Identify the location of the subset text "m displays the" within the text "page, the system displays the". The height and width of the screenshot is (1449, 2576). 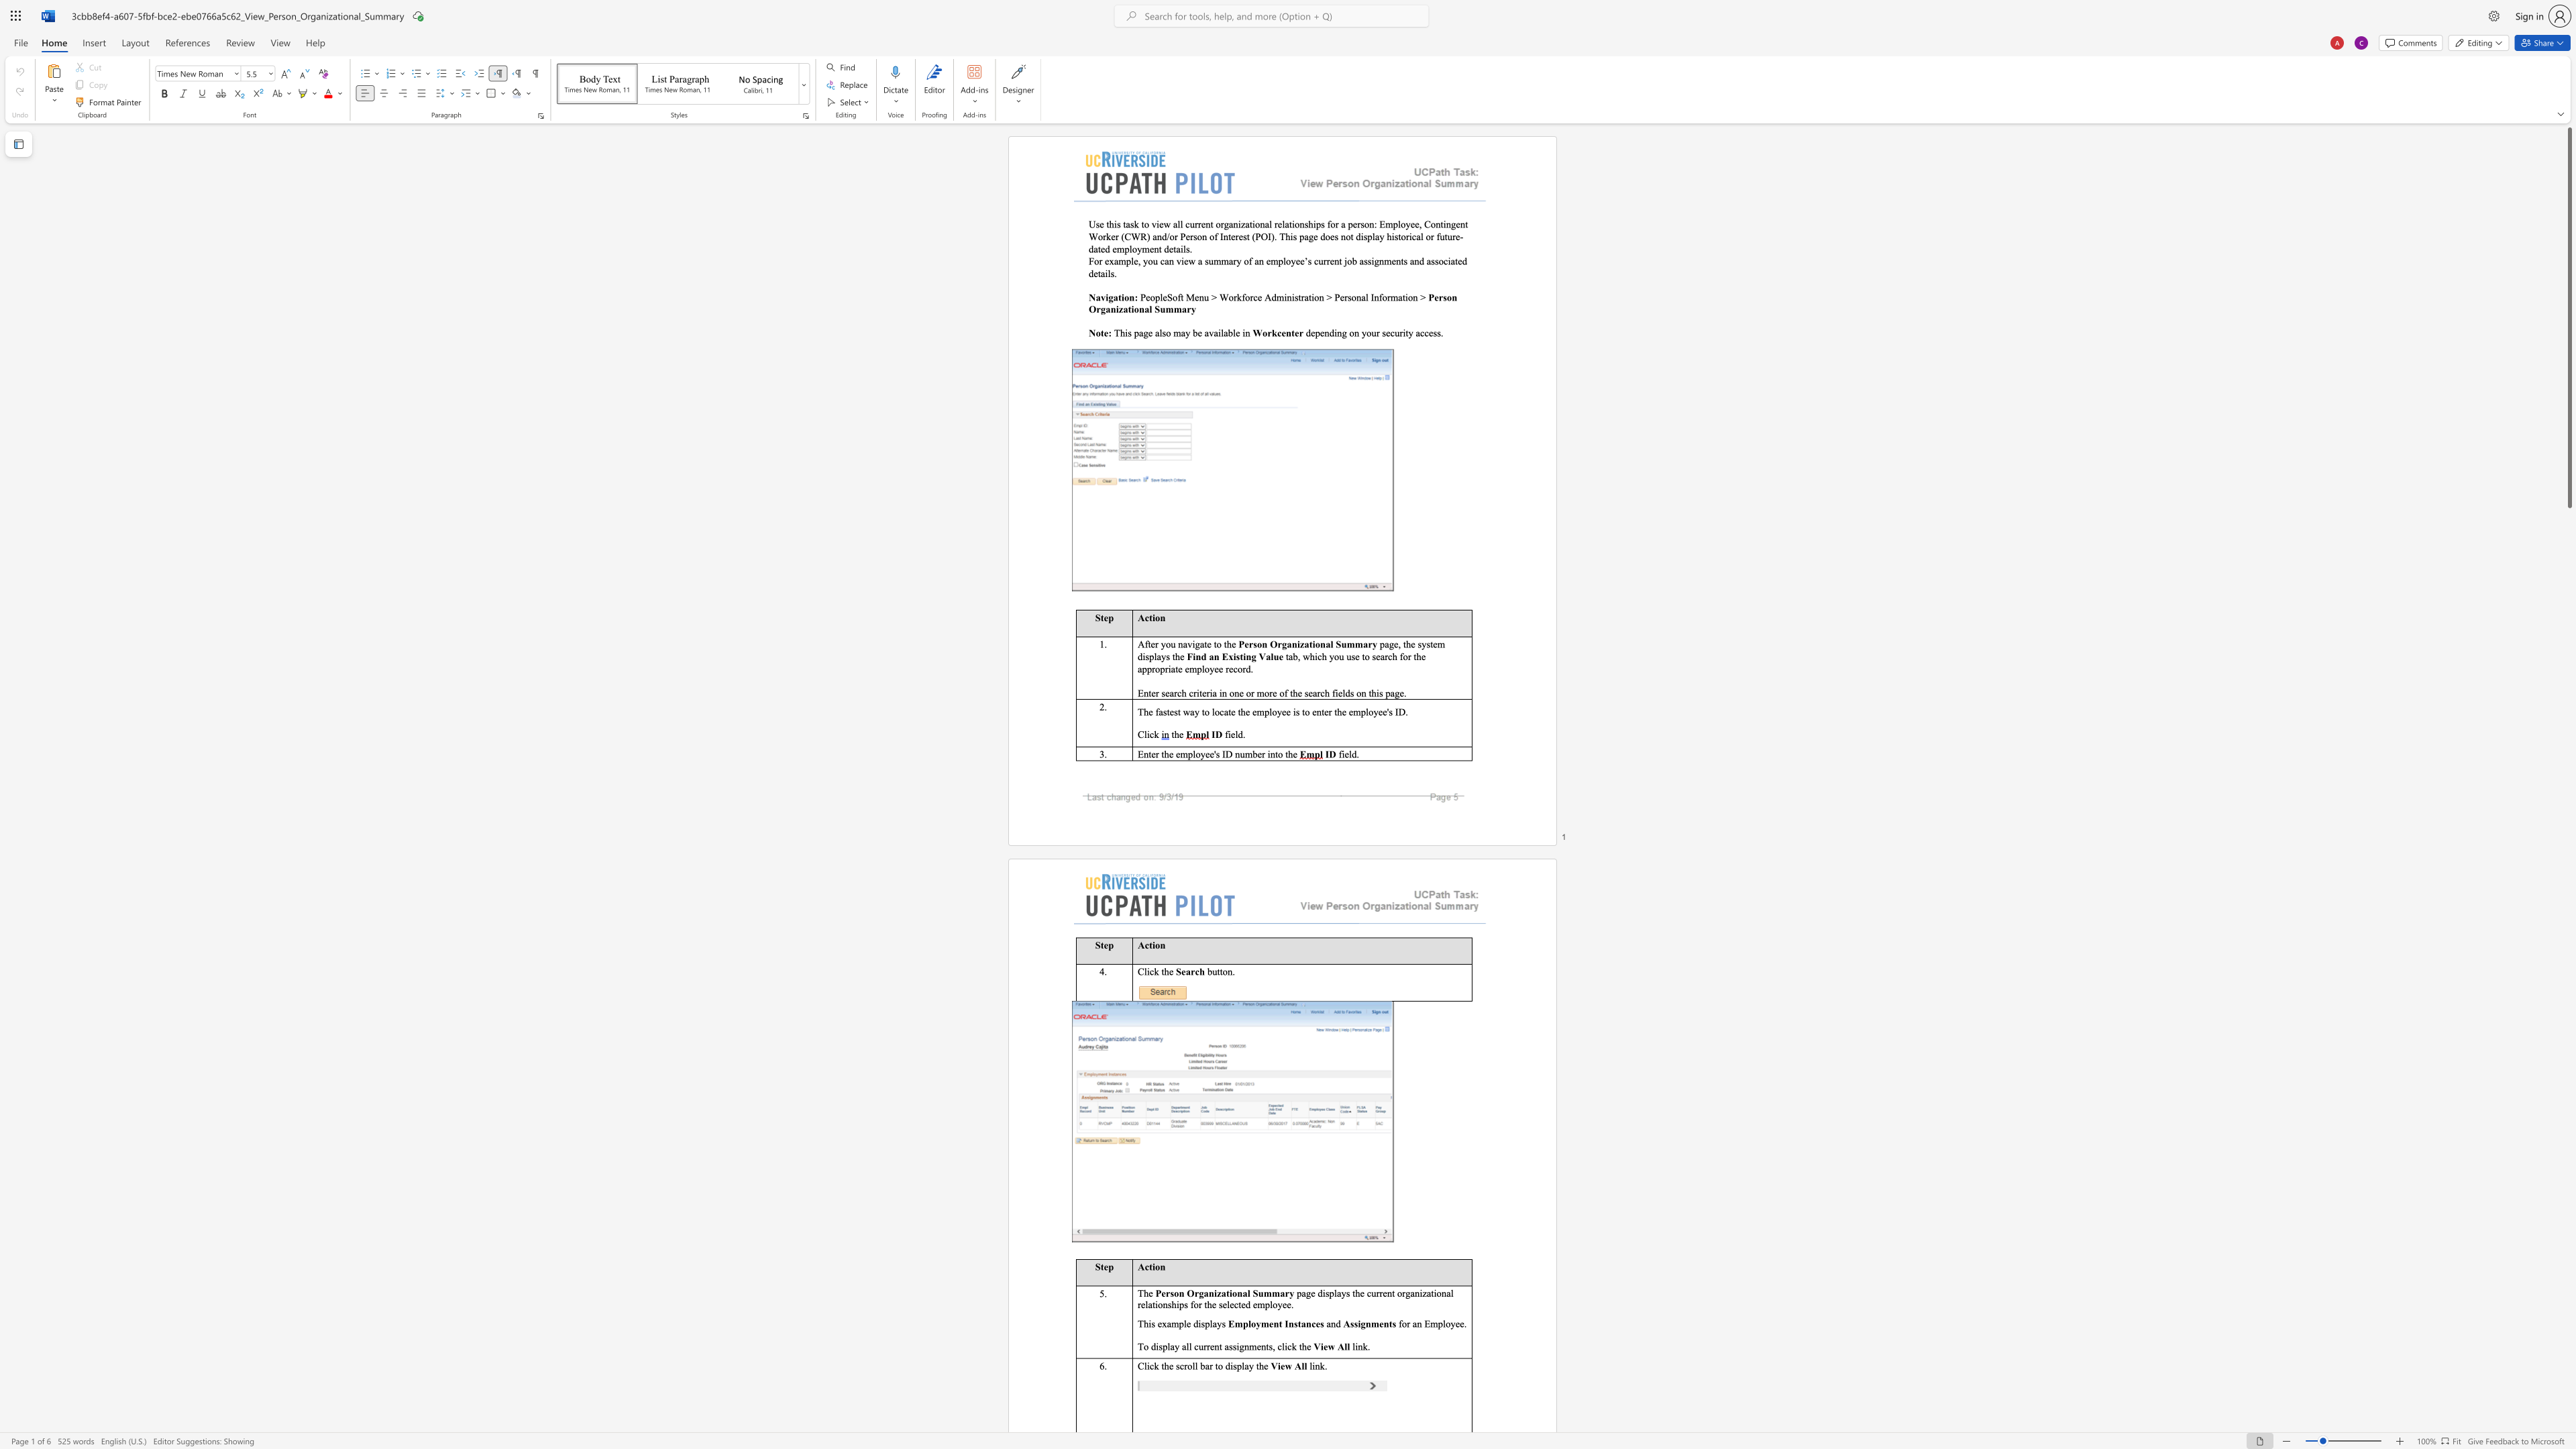
(1436, 643).